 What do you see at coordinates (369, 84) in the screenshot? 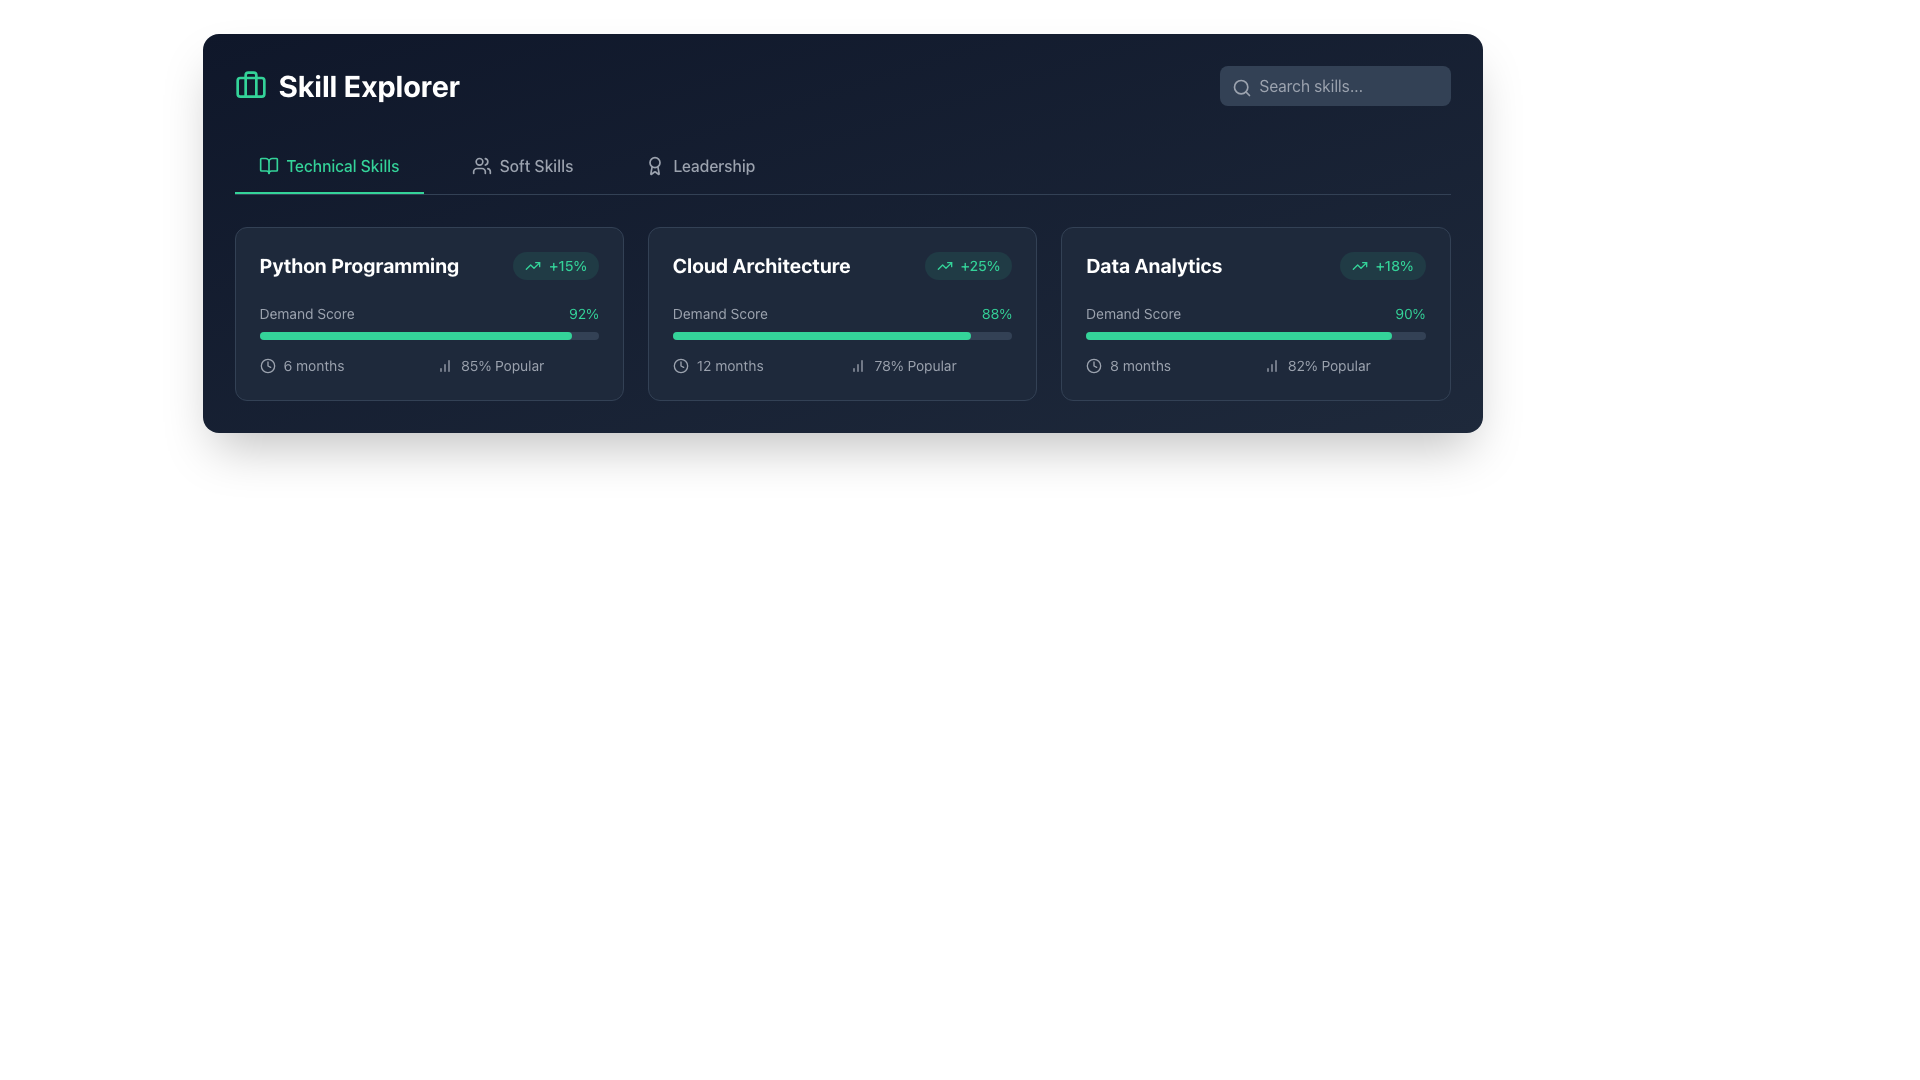
I see `the static text element labeled 'Skill Explorer', which serves as a title or heading in the upper left section of the interface, adjacent to the briefcase icon and above the 'Technical Skills' tab` at bounding box center [369, 84].